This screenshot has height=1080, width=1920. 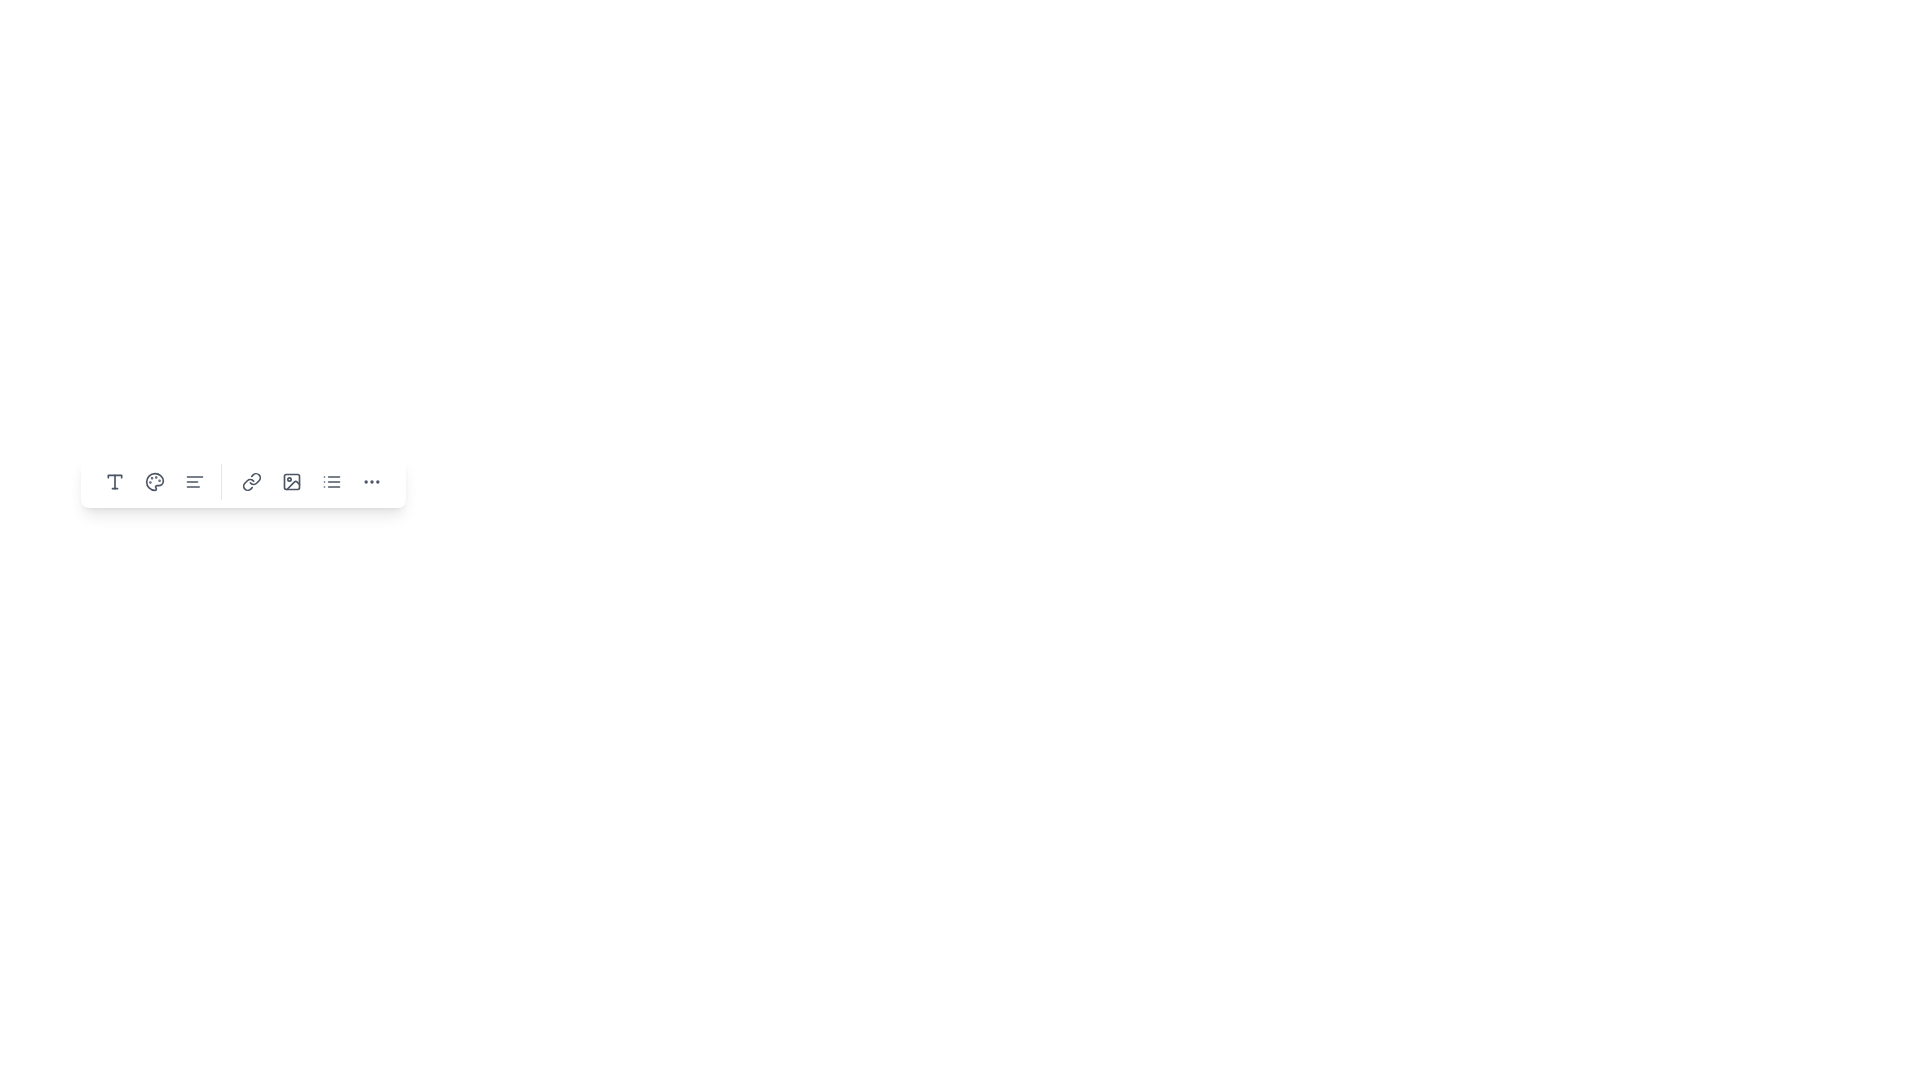 I want to click on the left alignment button, which is the fifth interactive button in the horizontal layout of a text formatting toolbar, so click(x=195, y=482).